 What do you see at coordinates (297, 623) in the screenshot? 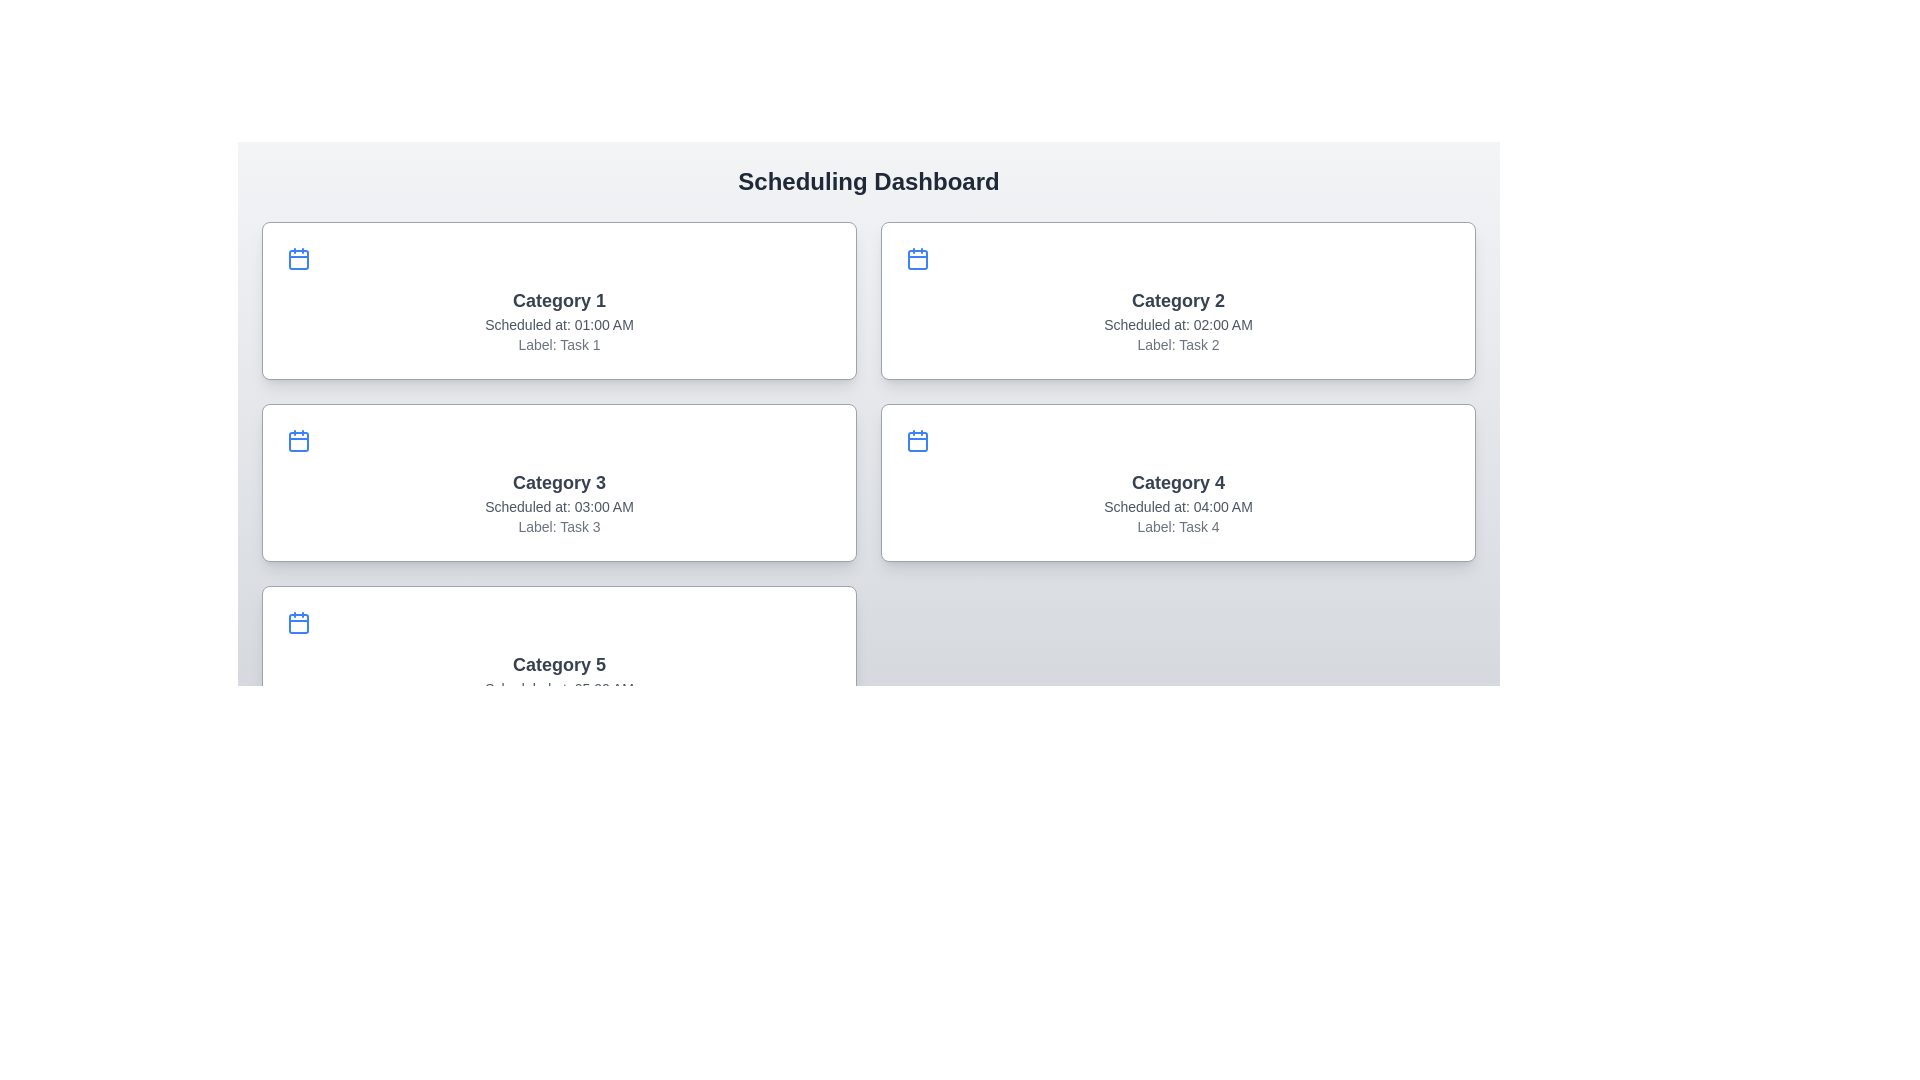
I see `the calendar icon located in the left panel adjacent to the text 'Category 5'` at bounding box center [297, 623].